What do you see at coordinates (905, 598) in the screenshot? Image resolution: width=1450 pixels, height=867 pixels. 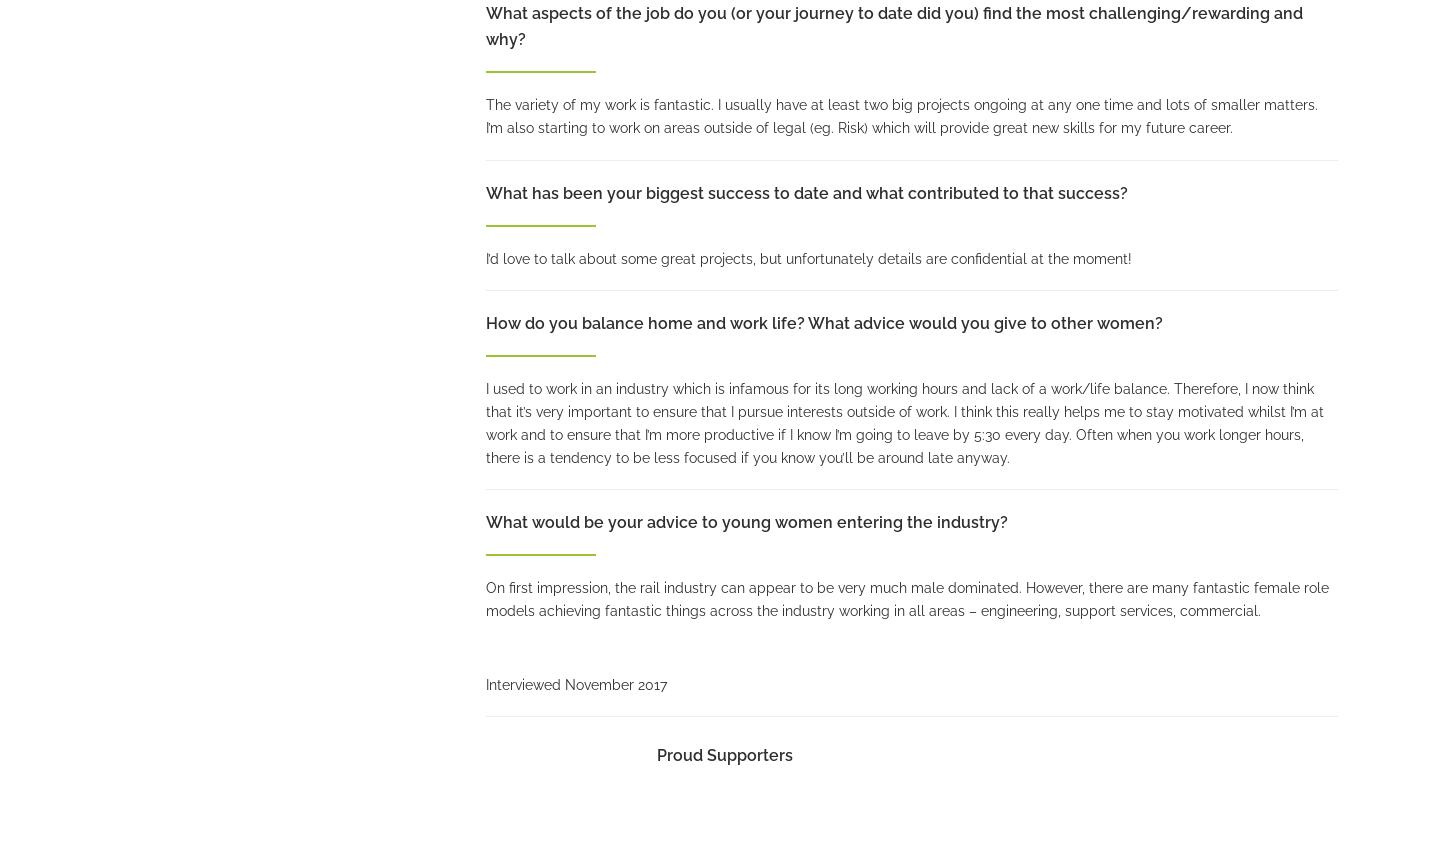 I see `'On first impression, the rail industry can appear to be very much male dominated. However, there are many fantastic female role models achieving fantastic things across the industry working in all areas – engineering, support services, commercial.'` at bounding box center [905, 598].